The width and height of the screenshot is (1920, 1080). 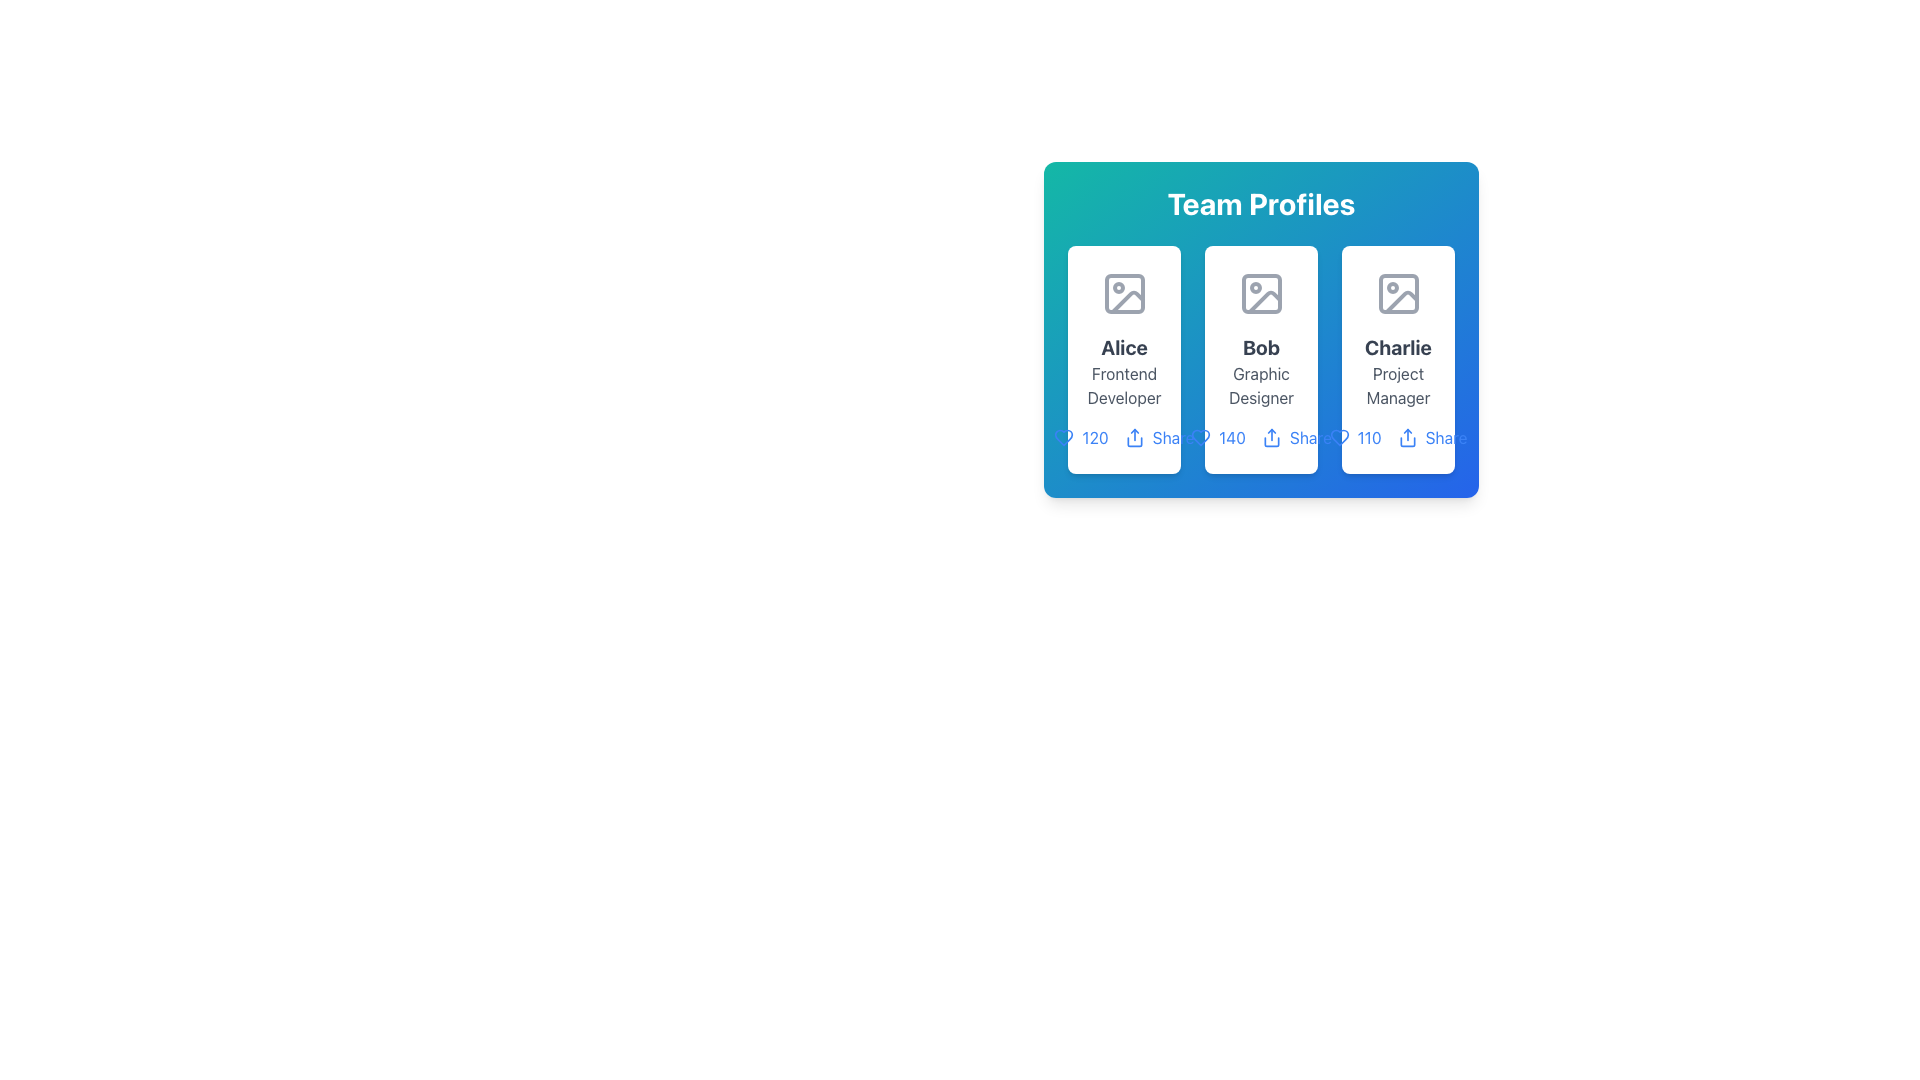 I want to click on the rectangular background of the image icon for 'Charlie - Project Manager' located in the 'Team Profiles' section, so click(x=1397, y=293).